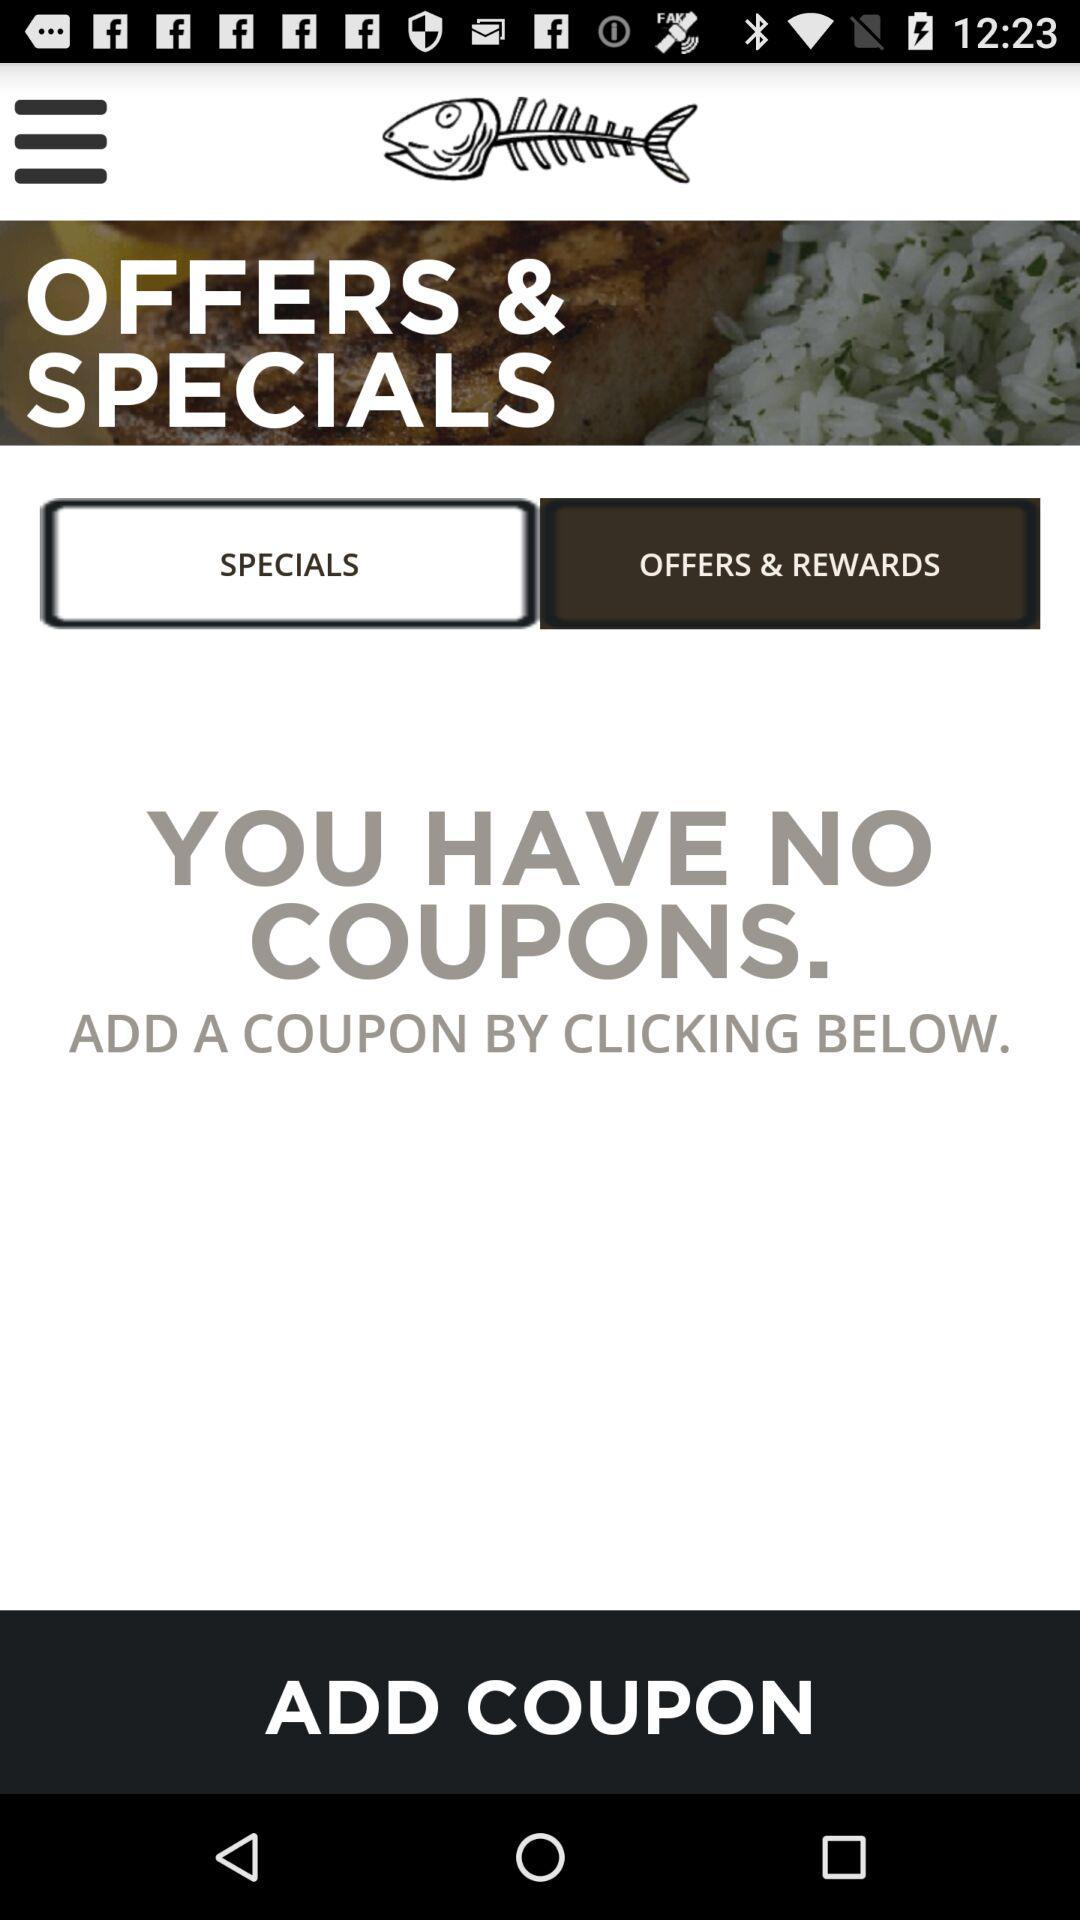 The image size is (1080, 1920). Describe the element at coordinates (304, 574) in the screenshot. I see `the text on the left of  offers  rewards` at that location.